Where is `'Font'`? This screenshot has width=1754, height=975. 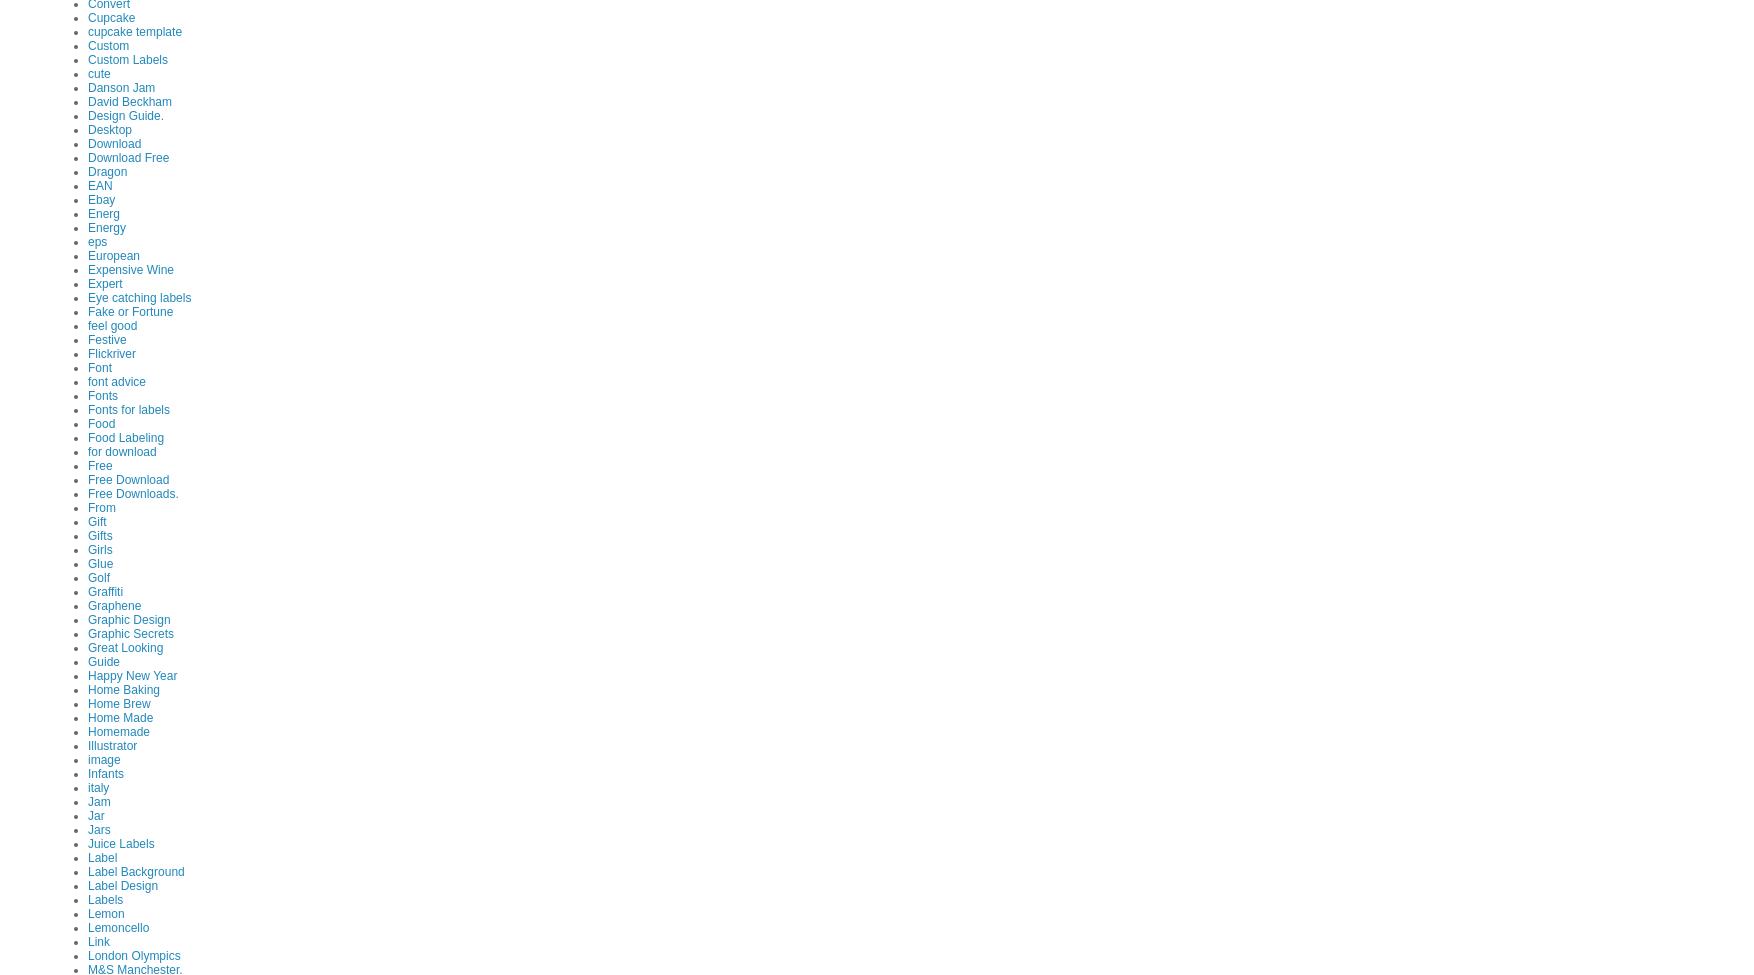
'Font' is located at coordinates (98, 365).